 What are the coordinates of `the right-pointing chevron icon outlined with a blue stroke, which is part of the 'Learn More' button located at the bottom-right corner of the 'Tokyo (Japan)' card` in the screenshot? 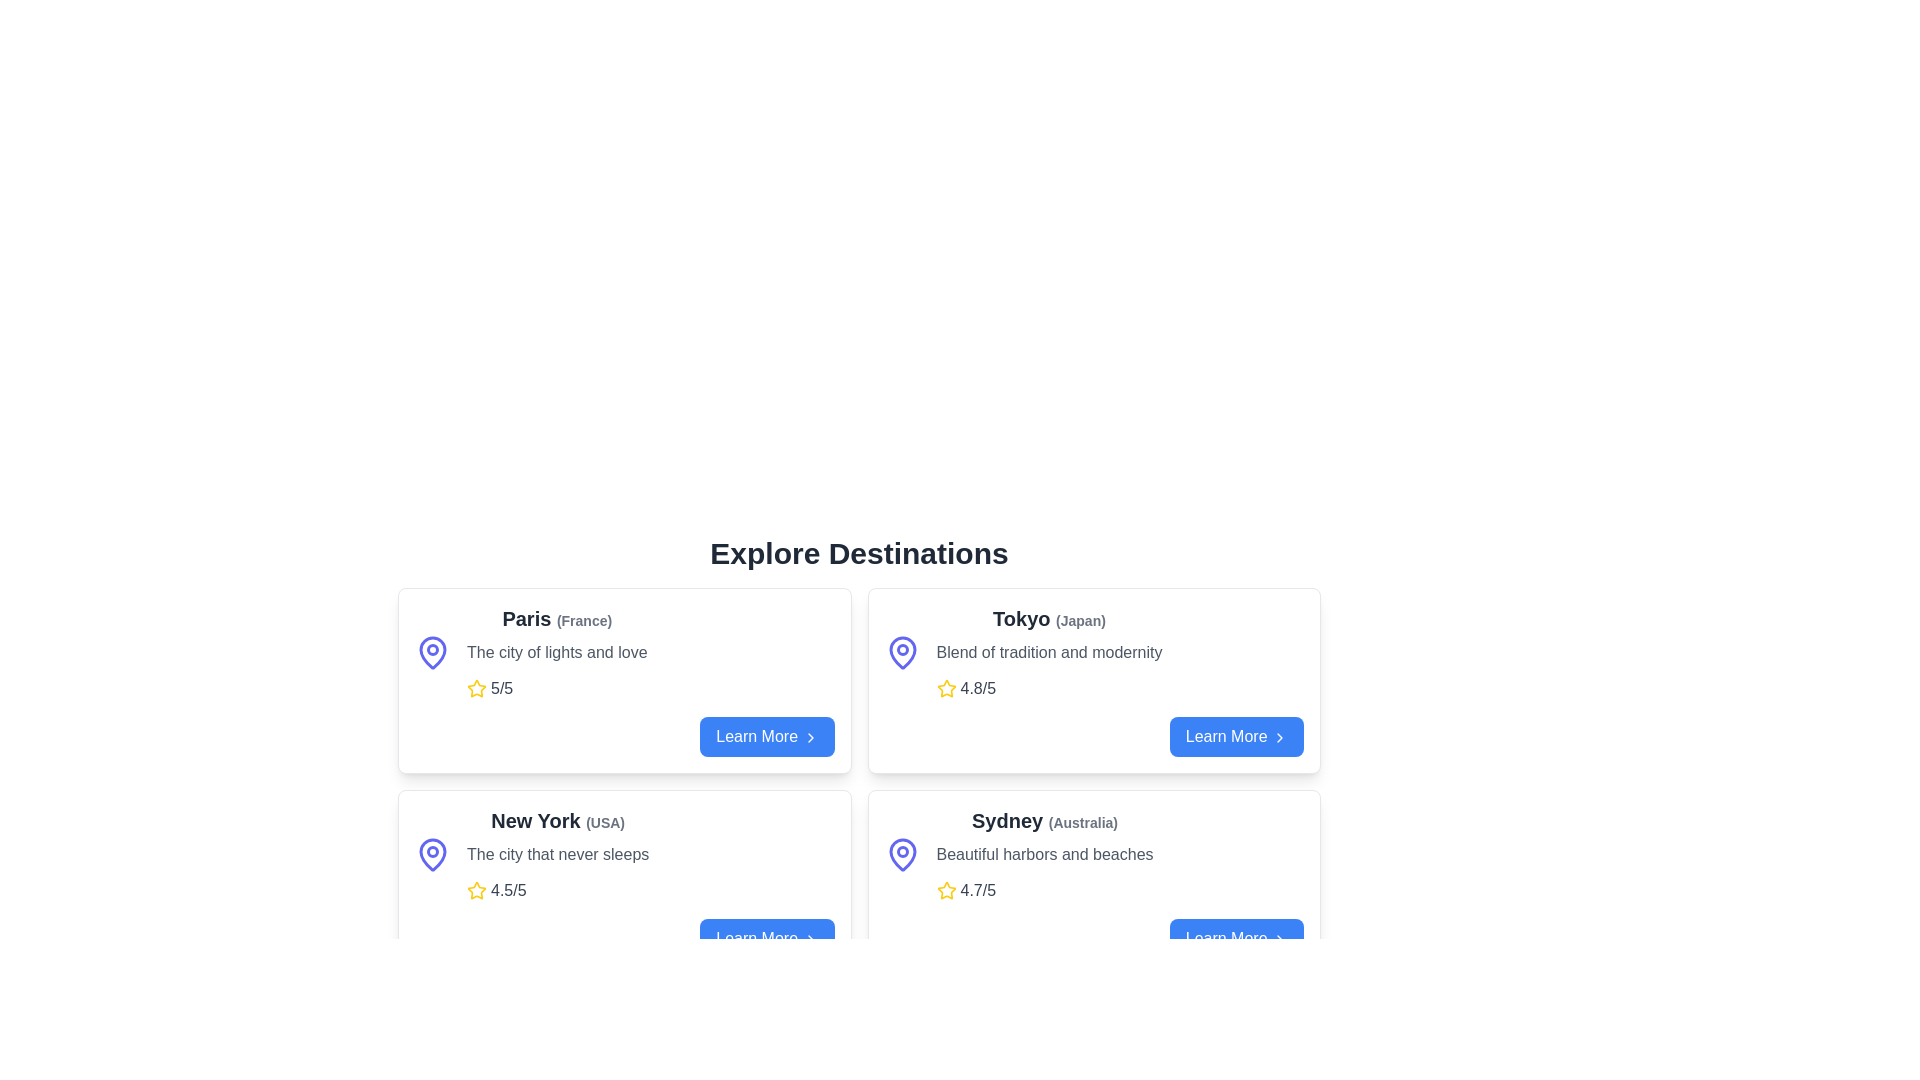 It's located at (1280, 737).